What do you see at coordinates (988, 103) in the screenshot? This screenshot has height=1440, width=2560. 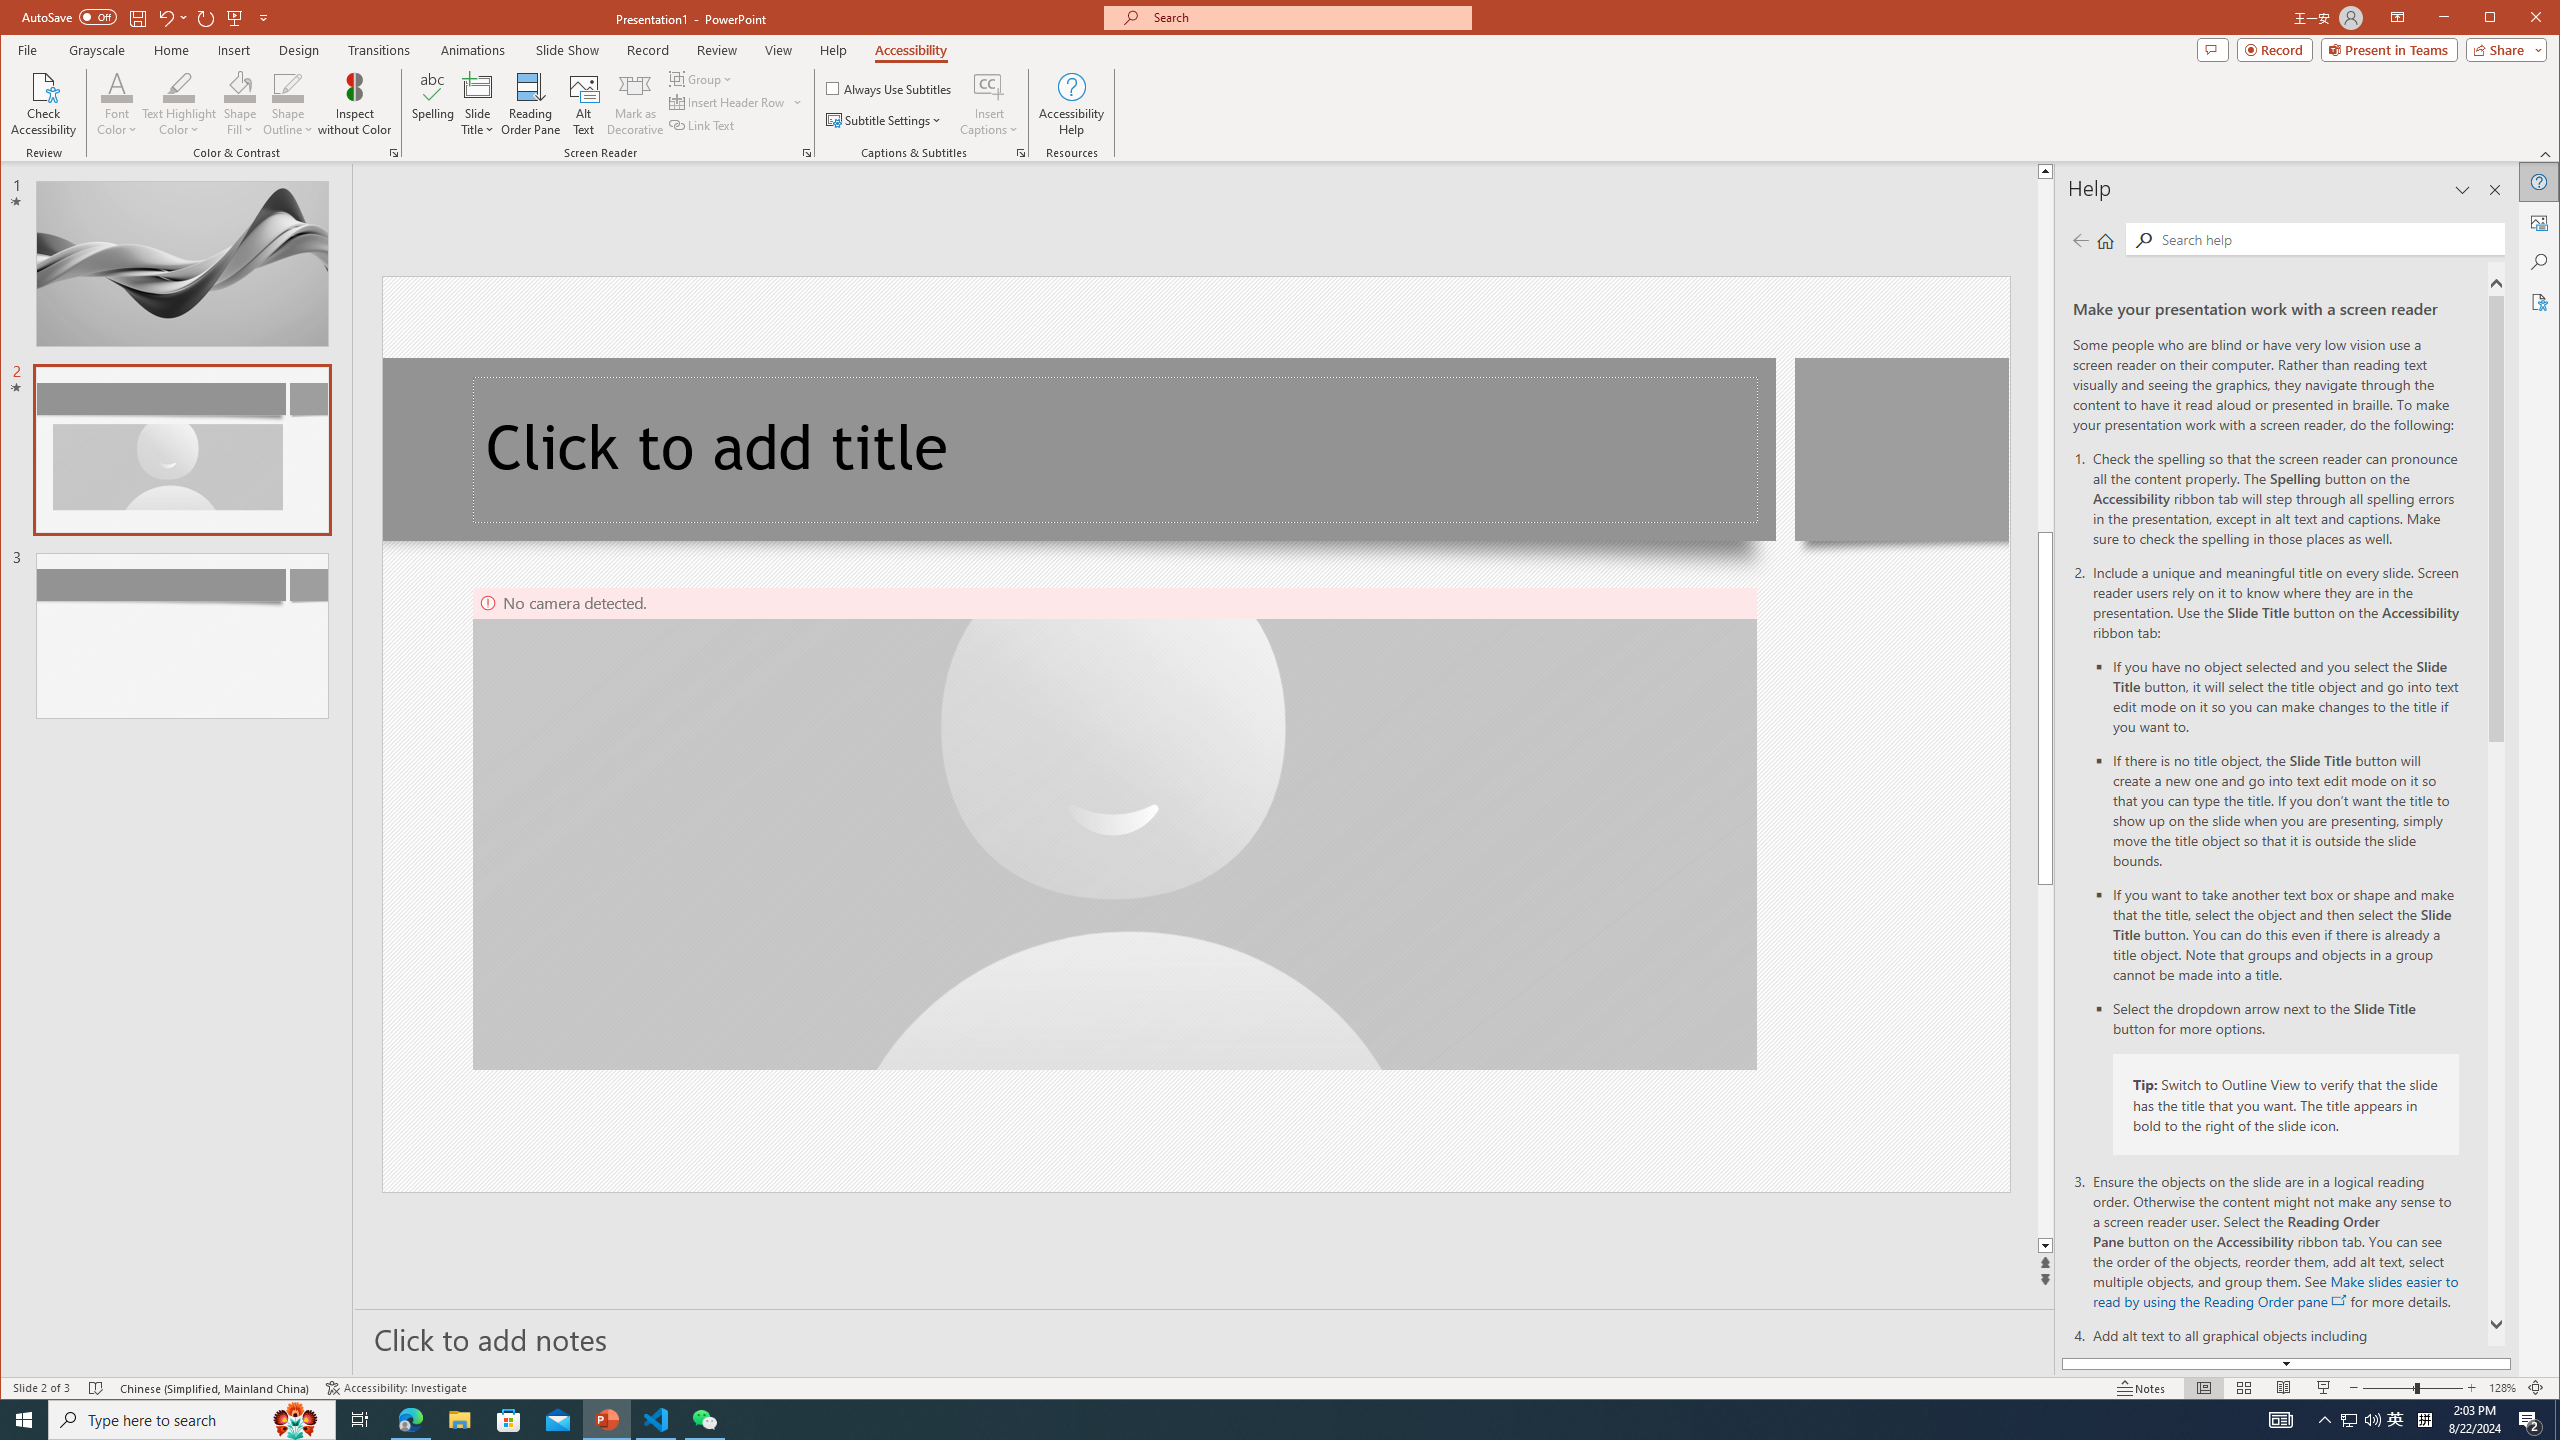 I see `'Insert Captions'` at bounding box center [988, 103].